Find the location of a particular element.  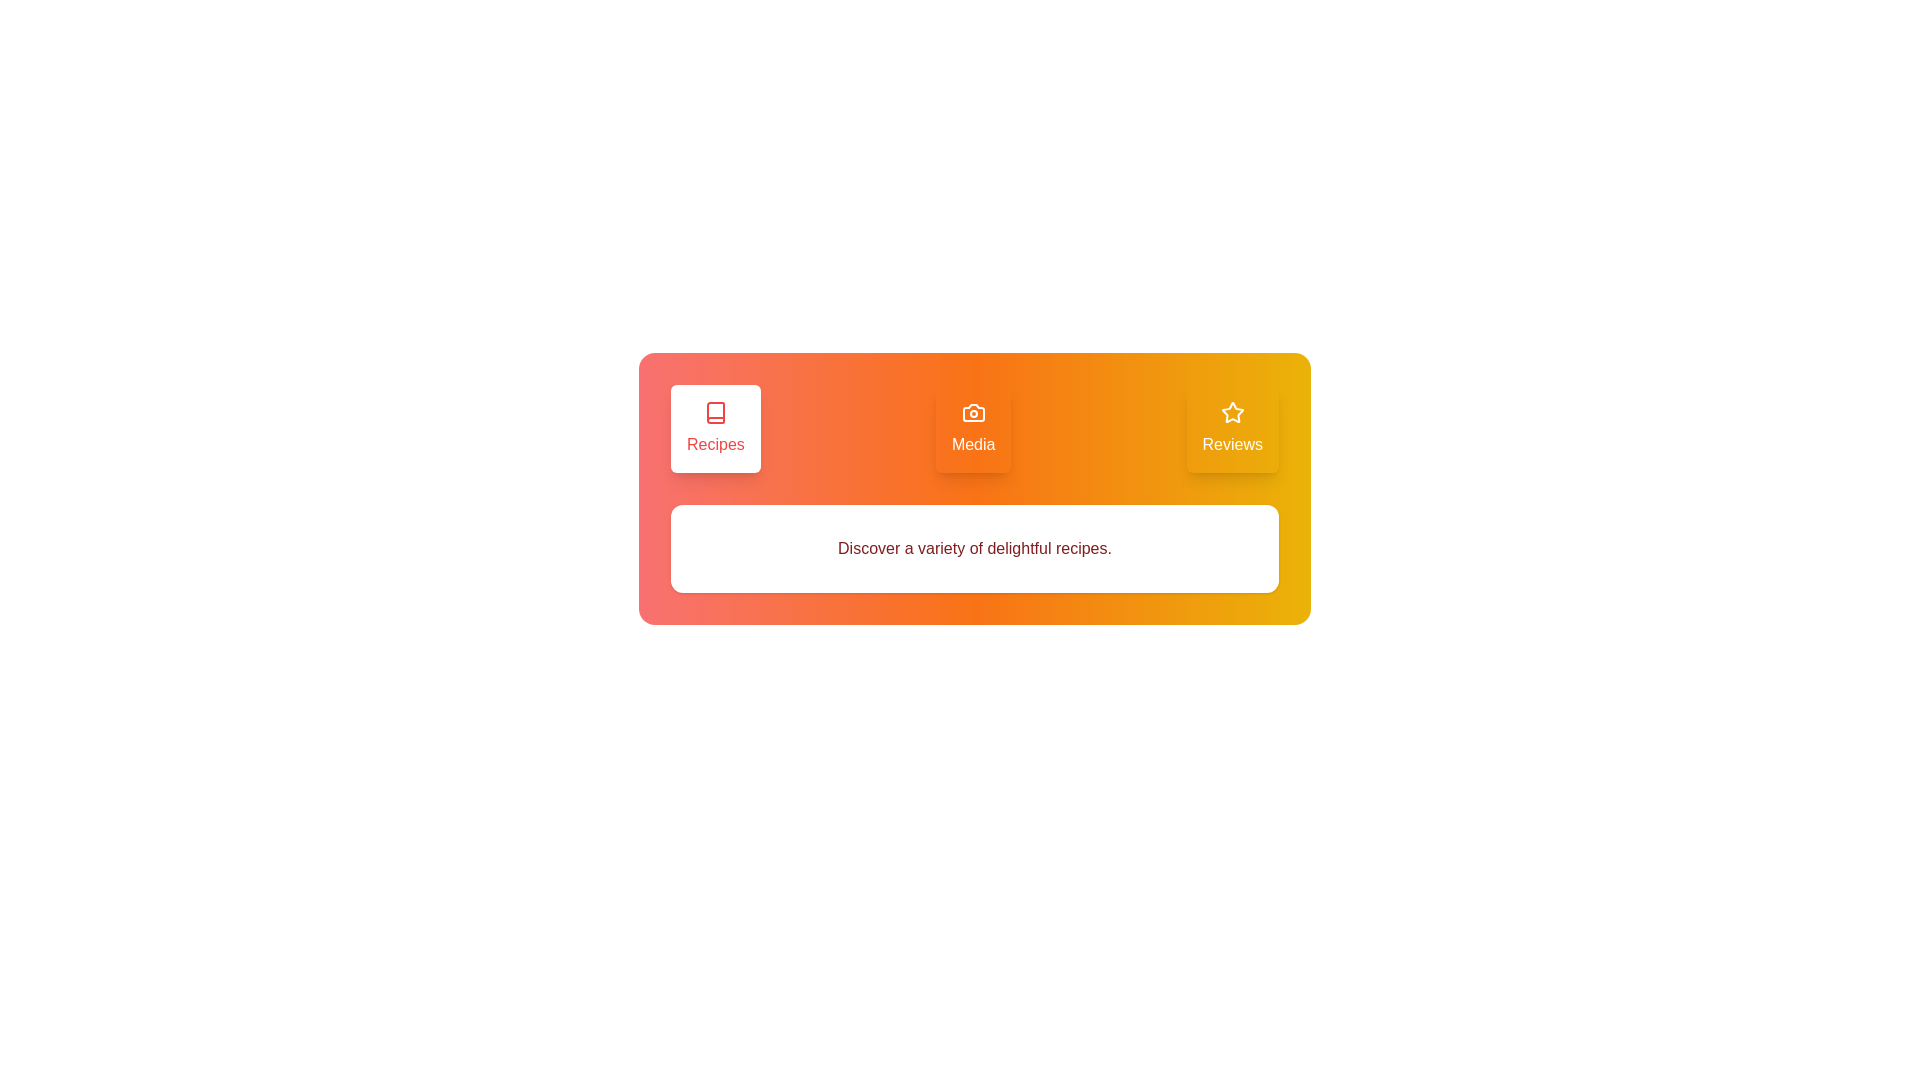

the tab labeled Recipes to activate it is located at coordinates (715, 427).